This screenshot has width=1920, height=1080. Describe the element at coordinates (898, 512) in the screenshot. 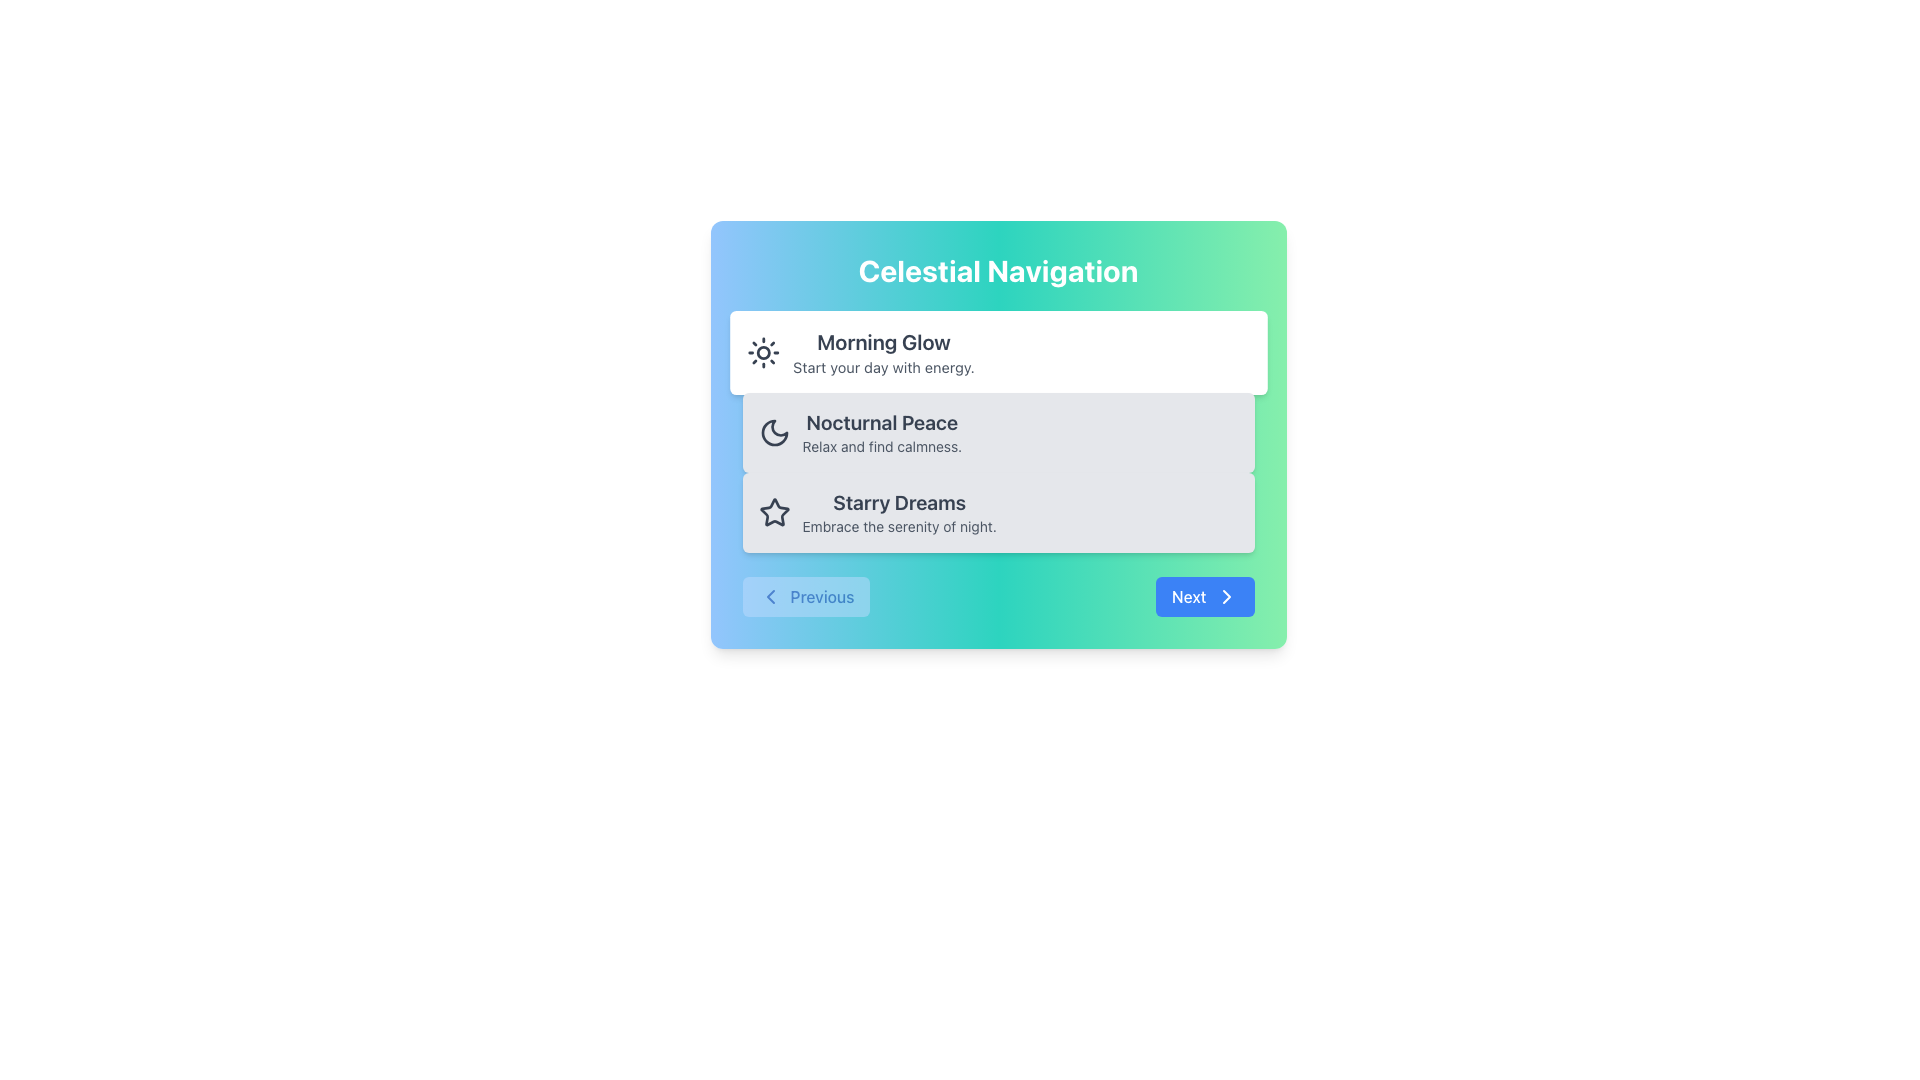

I see `the card titled 'Starry Dreams' located as the third item in the list under 'Celestial Navigation'` at that location.